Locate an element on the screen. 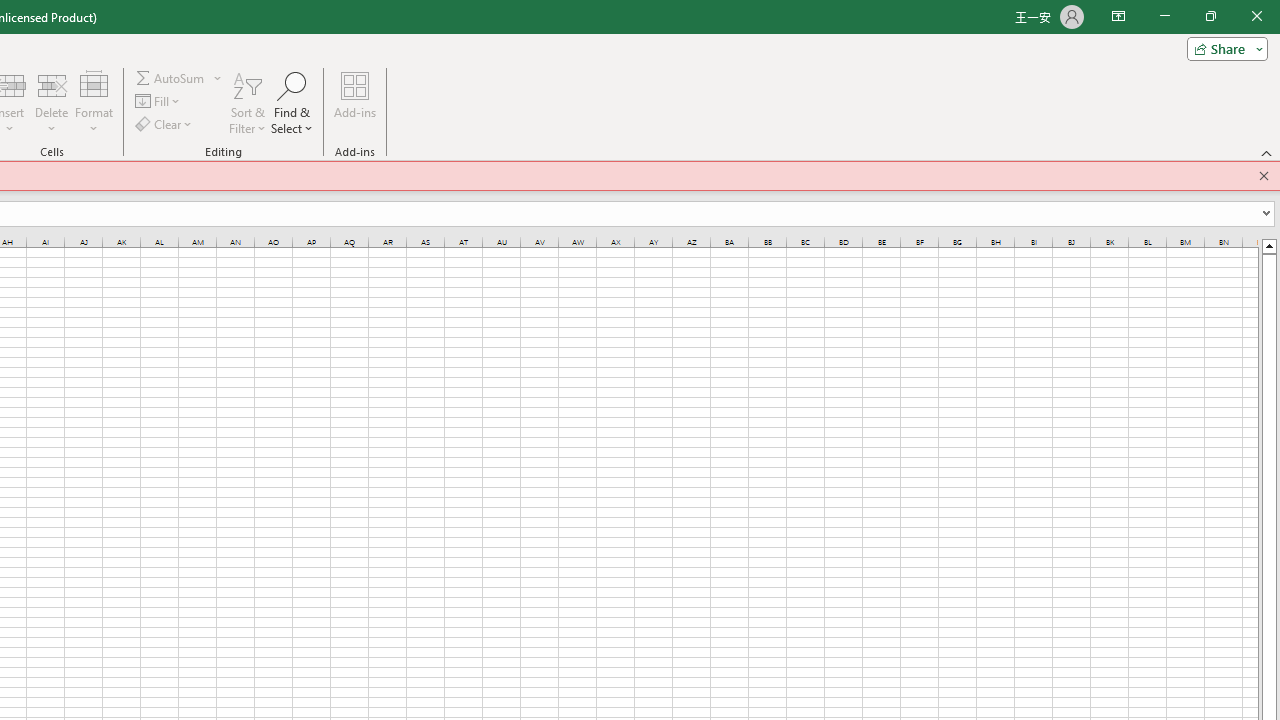 This screenshot has height=720, width=1280. 'Format' is located at coordinates (93, 103).